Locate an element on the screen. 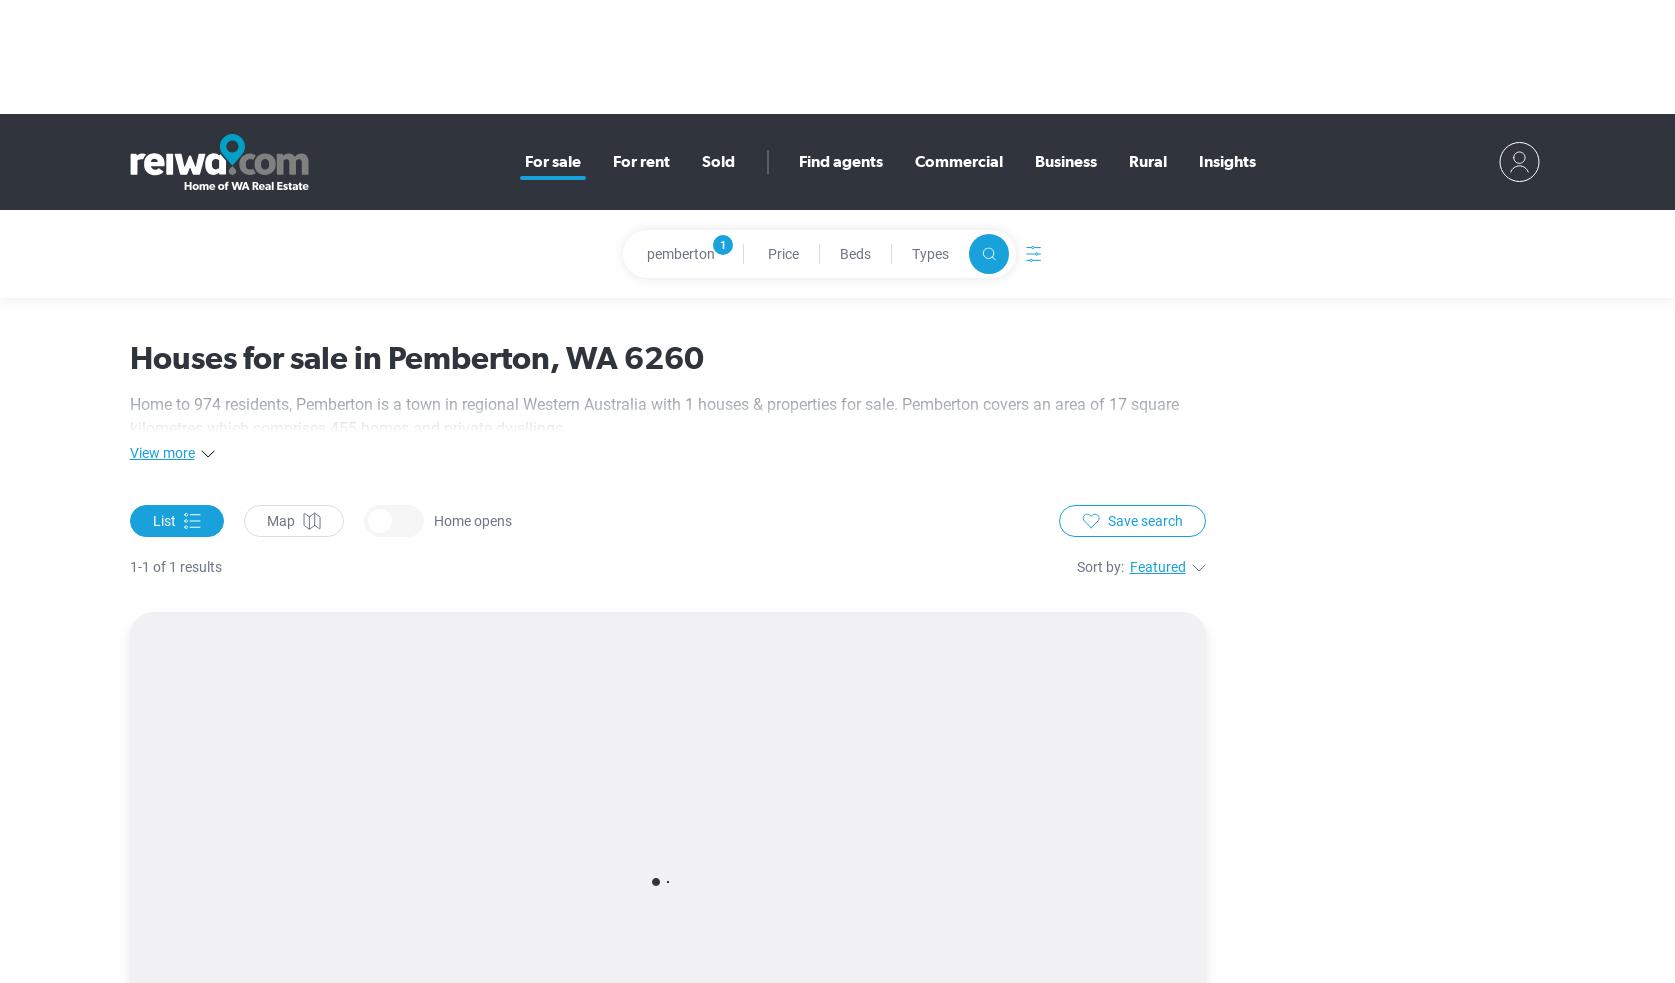 The height and width of the screenshot is (983, 1675). 'houses for rent in Pemberton' is located at coordinates (575, 538).